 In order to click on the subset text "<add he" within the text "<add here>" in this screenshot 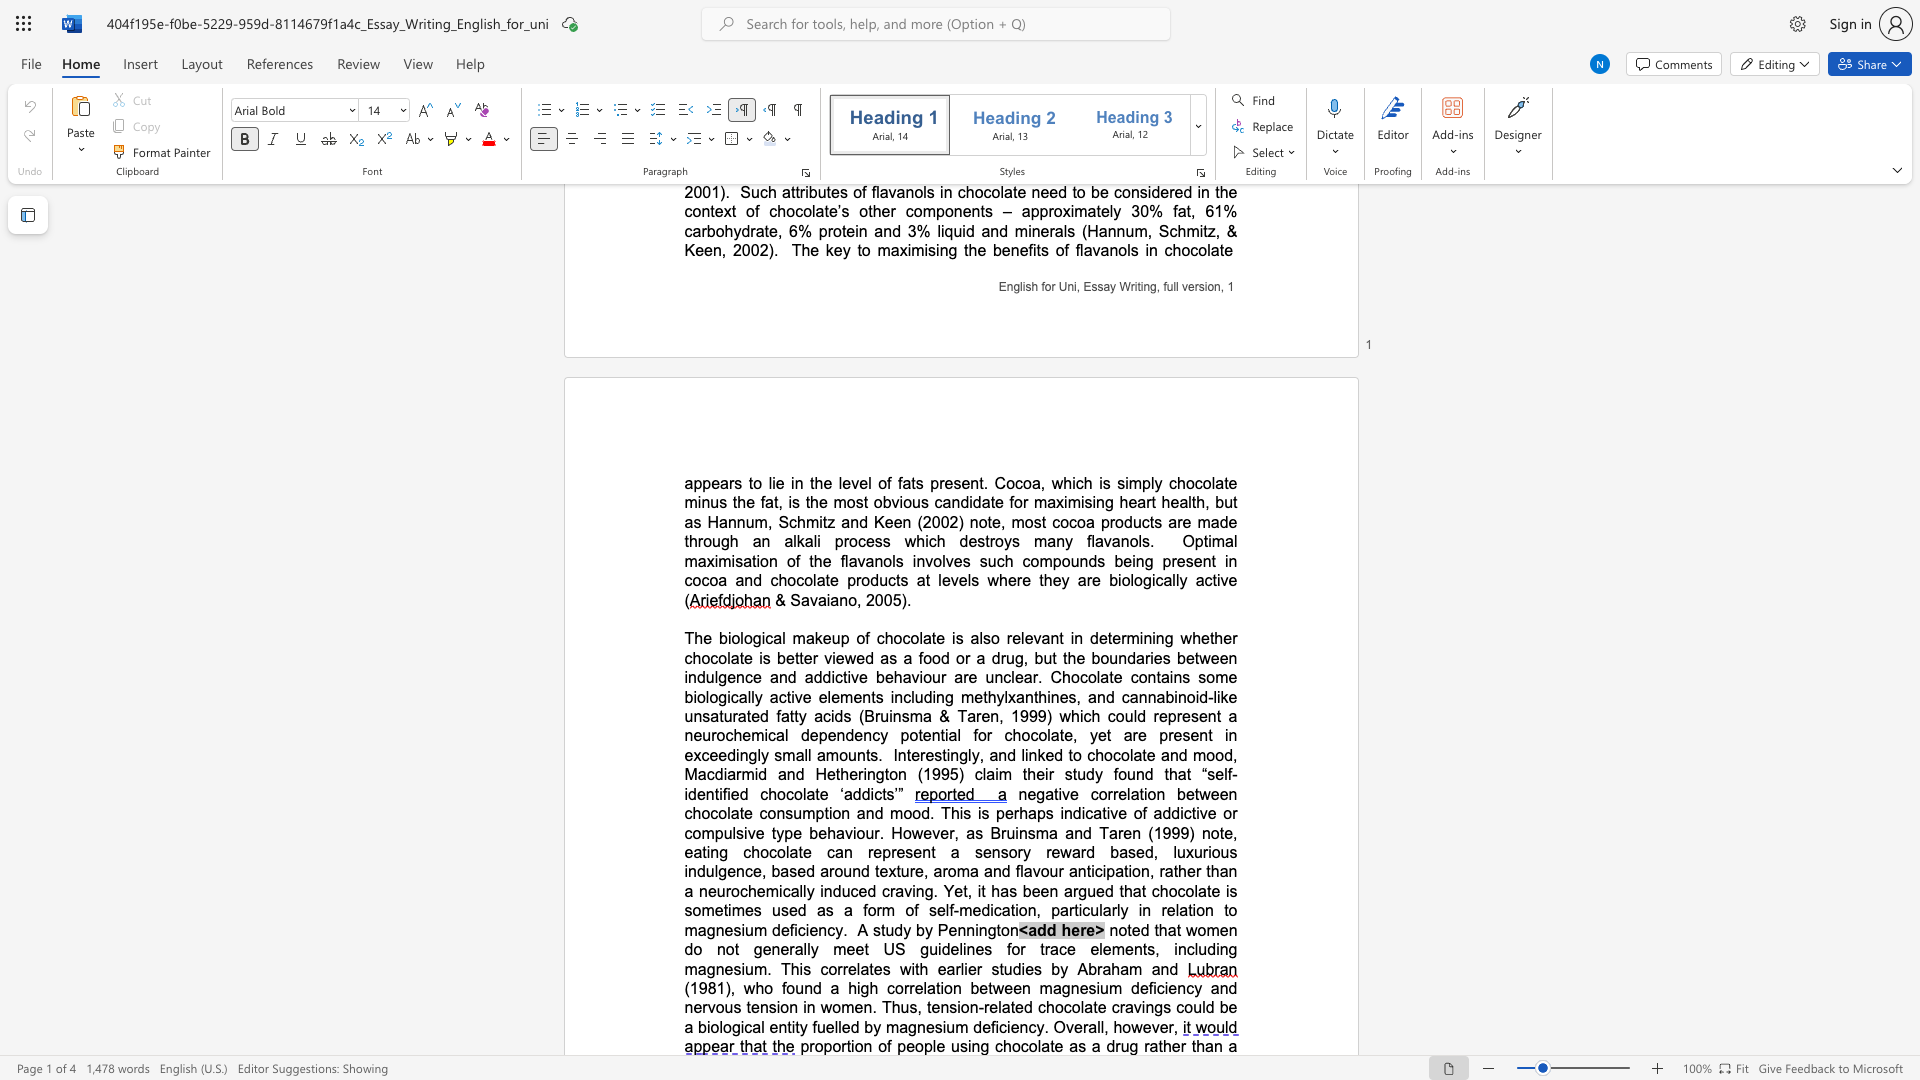, I will do `click(1018, 930)`.